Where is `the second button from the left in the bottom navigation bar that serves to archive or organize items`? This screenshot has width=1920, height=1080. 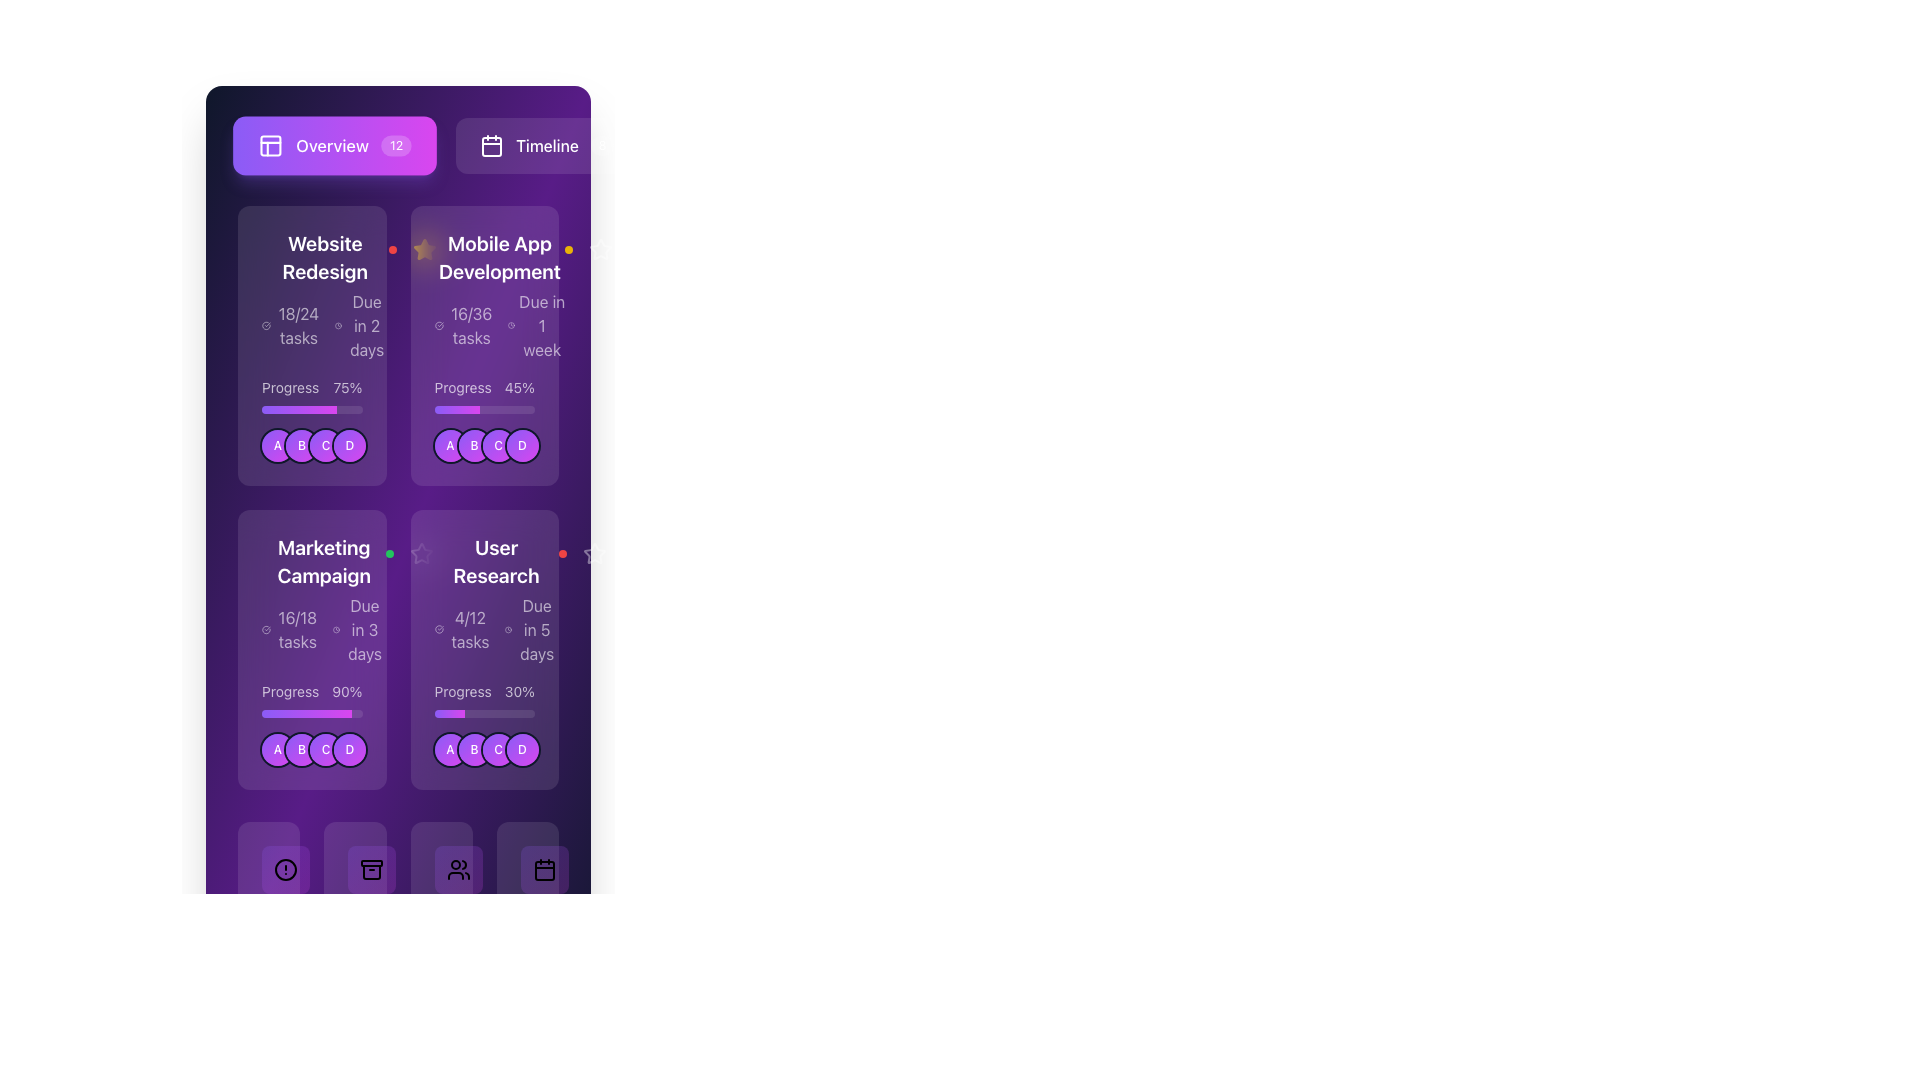 the second button from the left in the bottom navigation bar that serves to archive or organize items is located at coordinates (372, 869).